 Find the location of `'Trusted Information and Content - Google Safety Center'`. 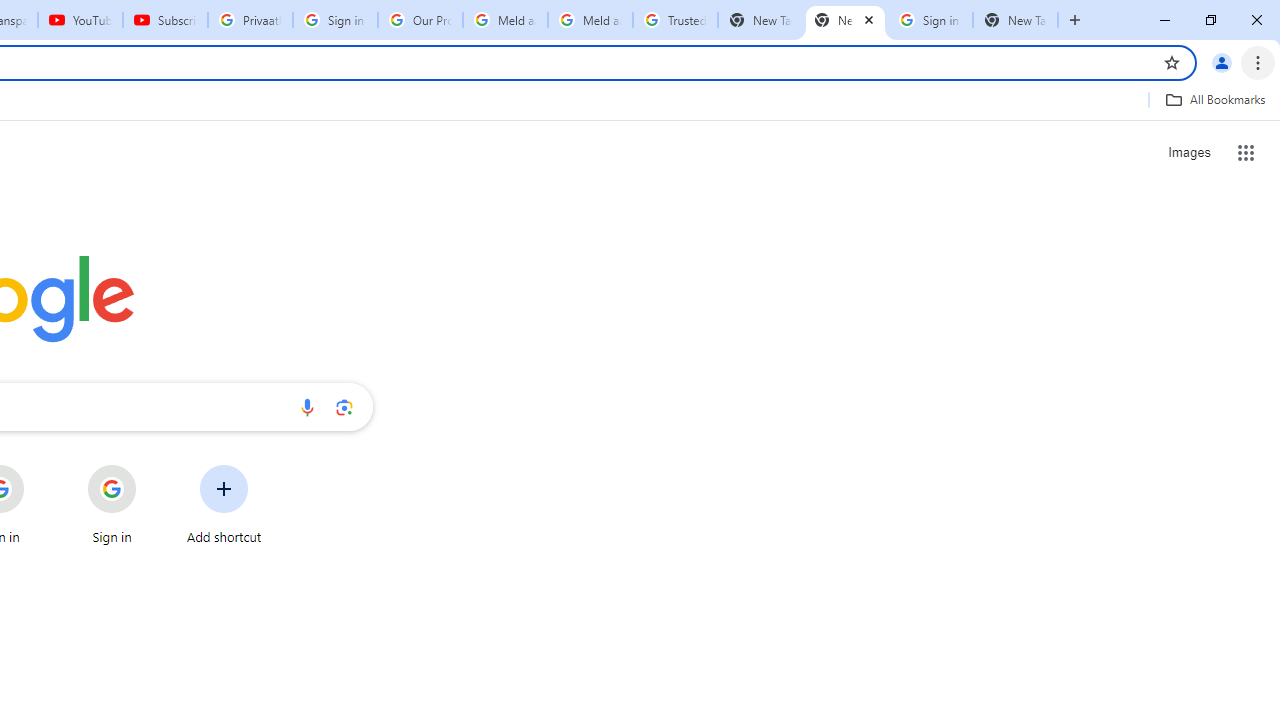

'Trusted Information and Content - Google Safety Center' is located at coordinates (675, 20).